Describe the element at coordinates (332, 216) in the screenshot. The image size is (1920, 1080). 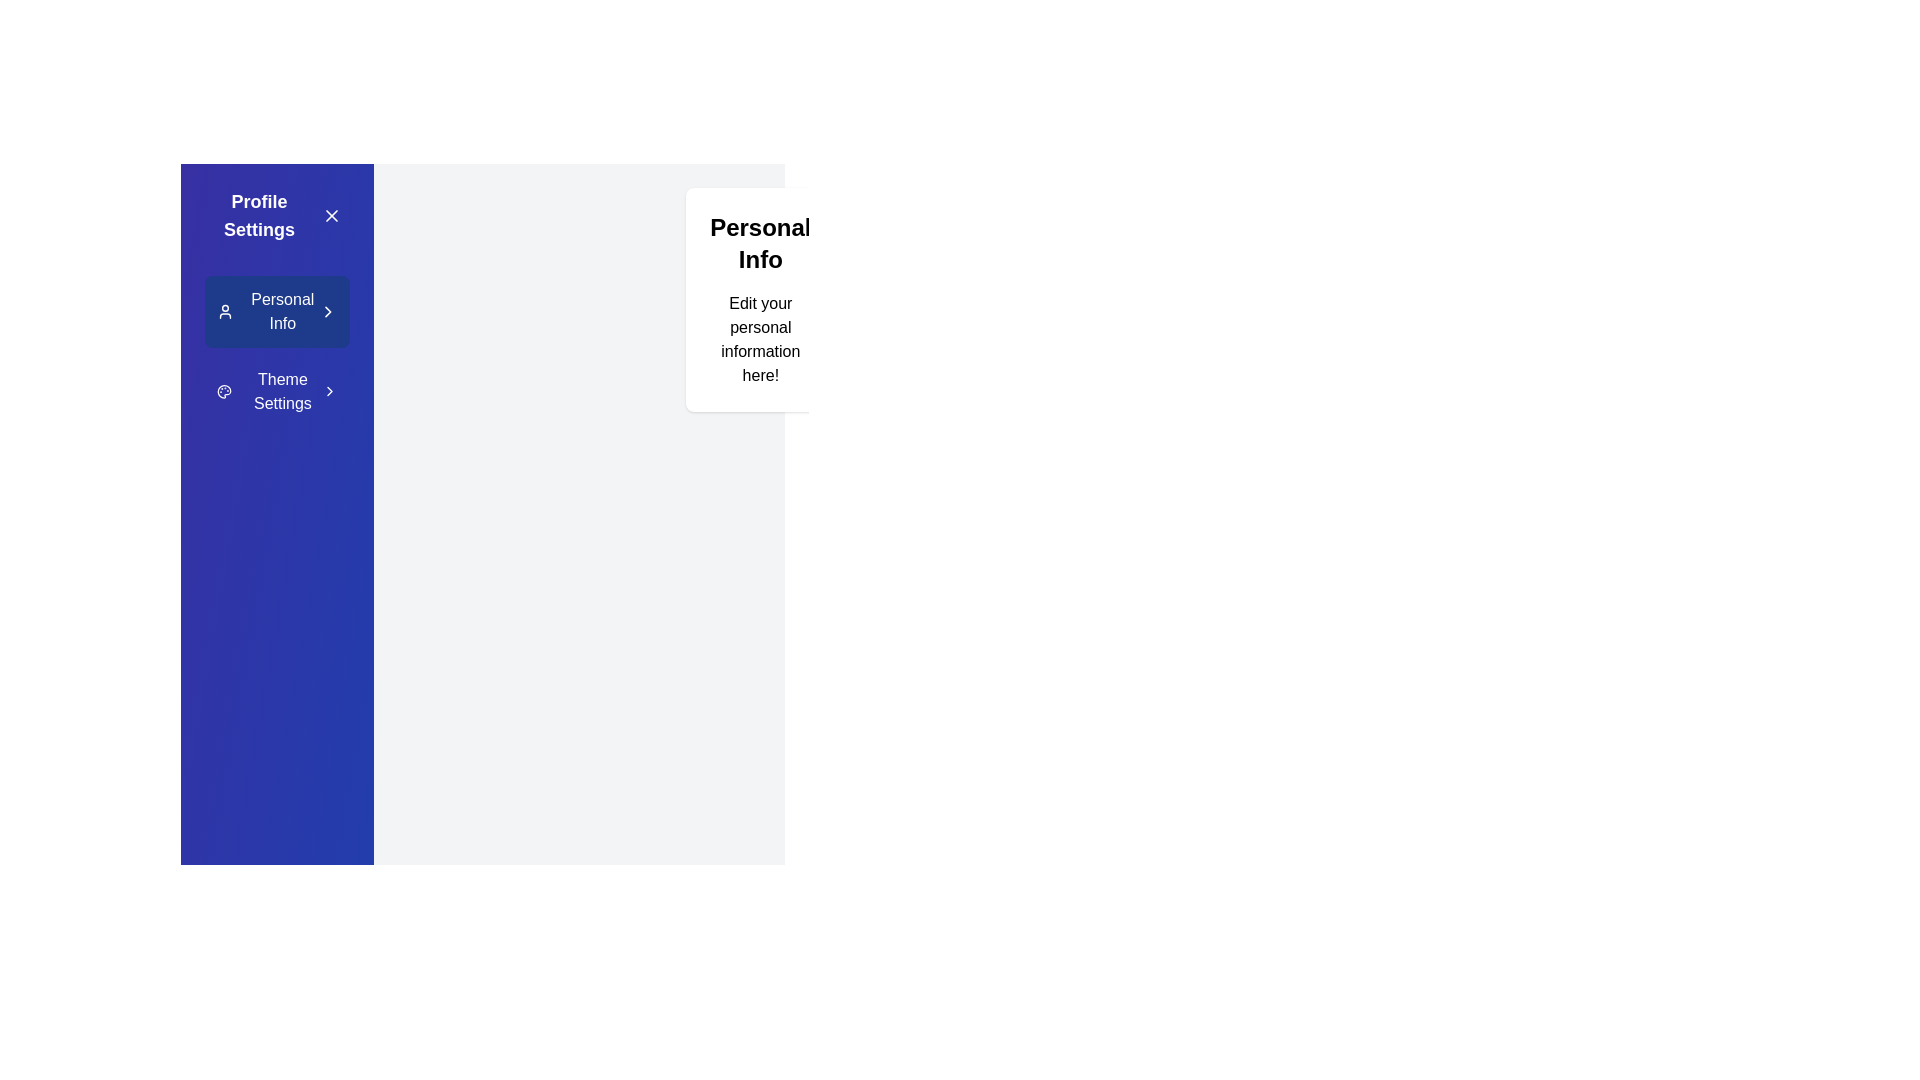
I see `the close icon located in the top left corner of the interface` at that location.